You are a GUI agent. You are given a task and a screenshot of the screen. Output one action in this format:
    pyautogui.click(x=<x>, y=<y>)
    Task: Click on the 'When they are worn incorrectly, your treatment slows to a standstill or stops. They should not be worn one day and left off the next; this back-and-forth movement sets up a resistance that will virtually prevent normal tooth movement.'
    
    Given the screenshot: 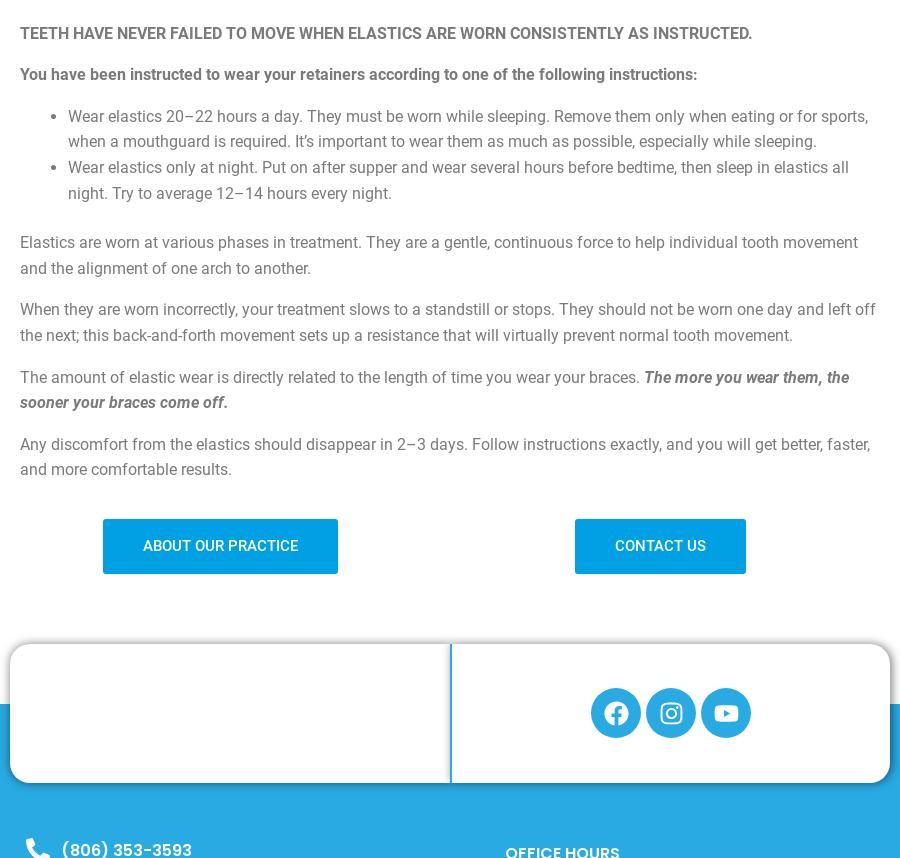 What is the action you would take?
    pyautogui.click(x=448, y=321)
    